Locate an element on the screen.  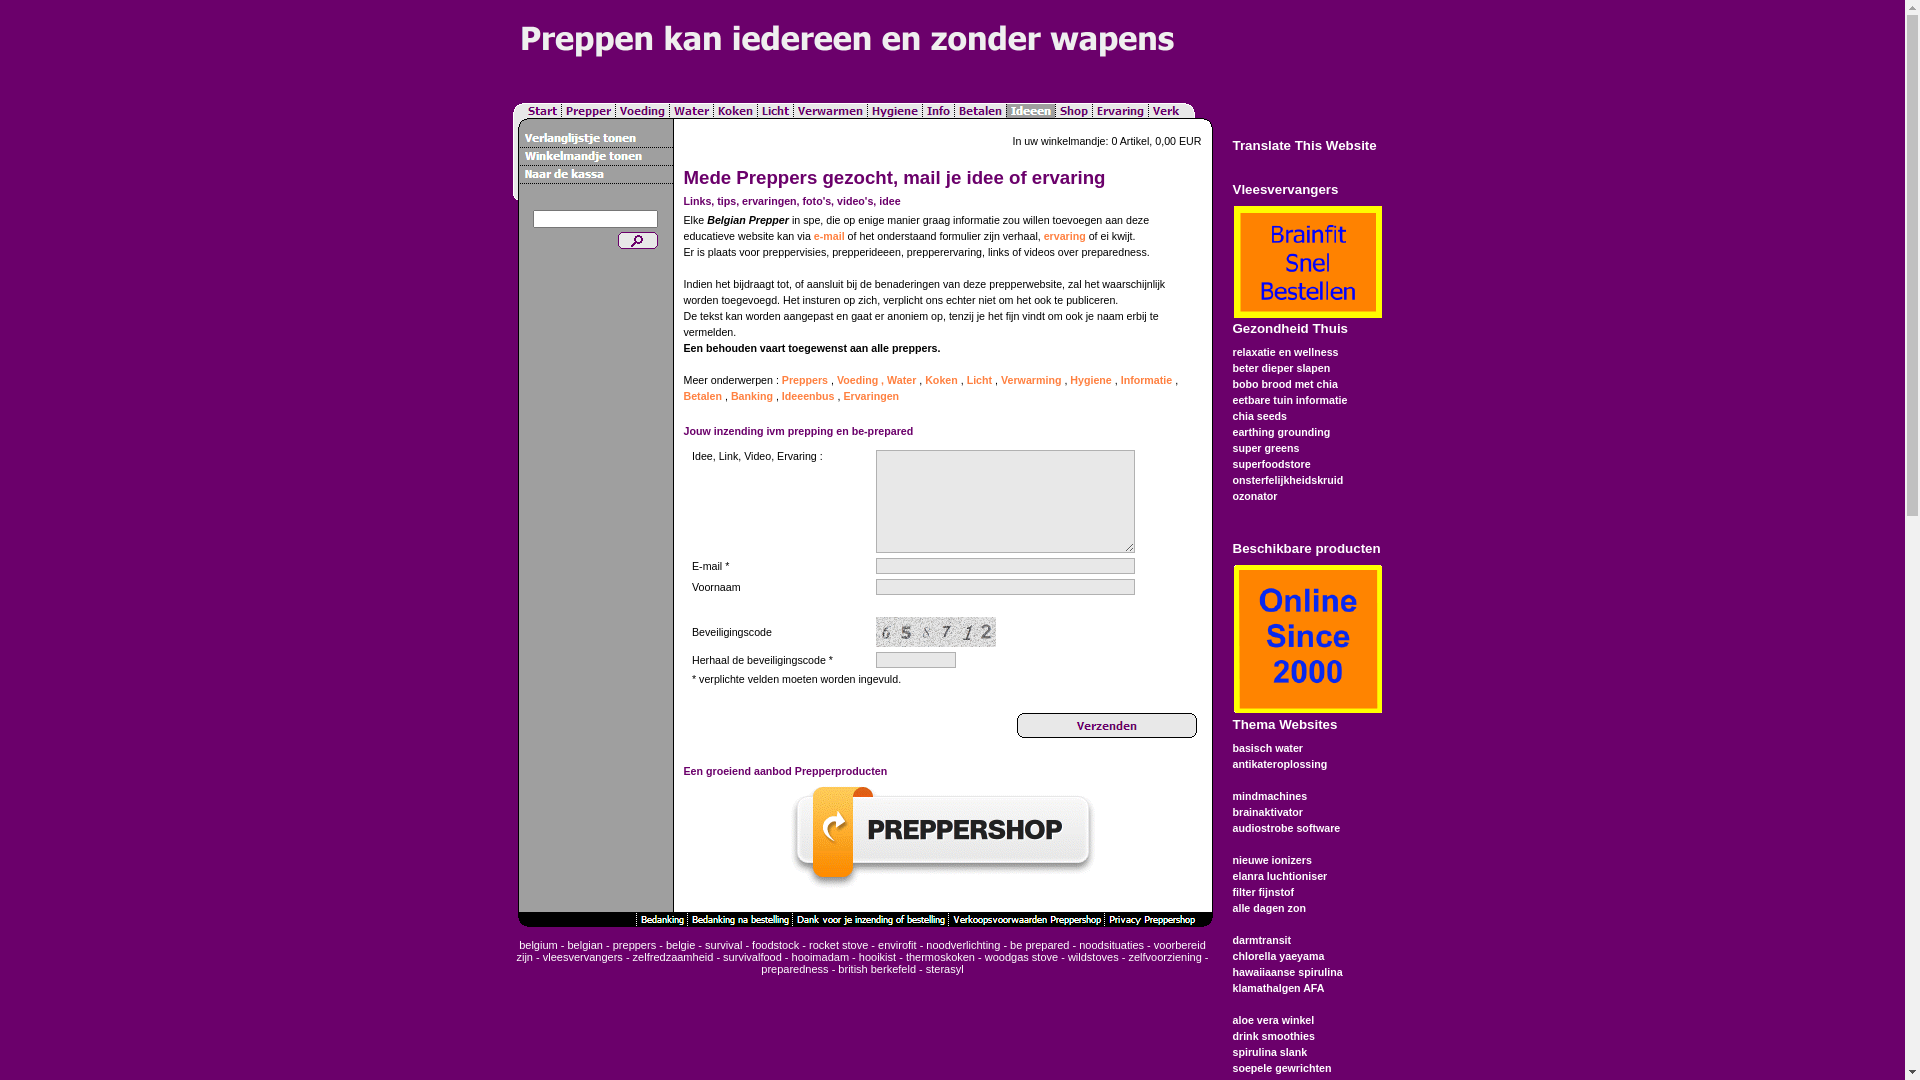
'relaxatie en wellness' is located at coordinates (1285, 350).